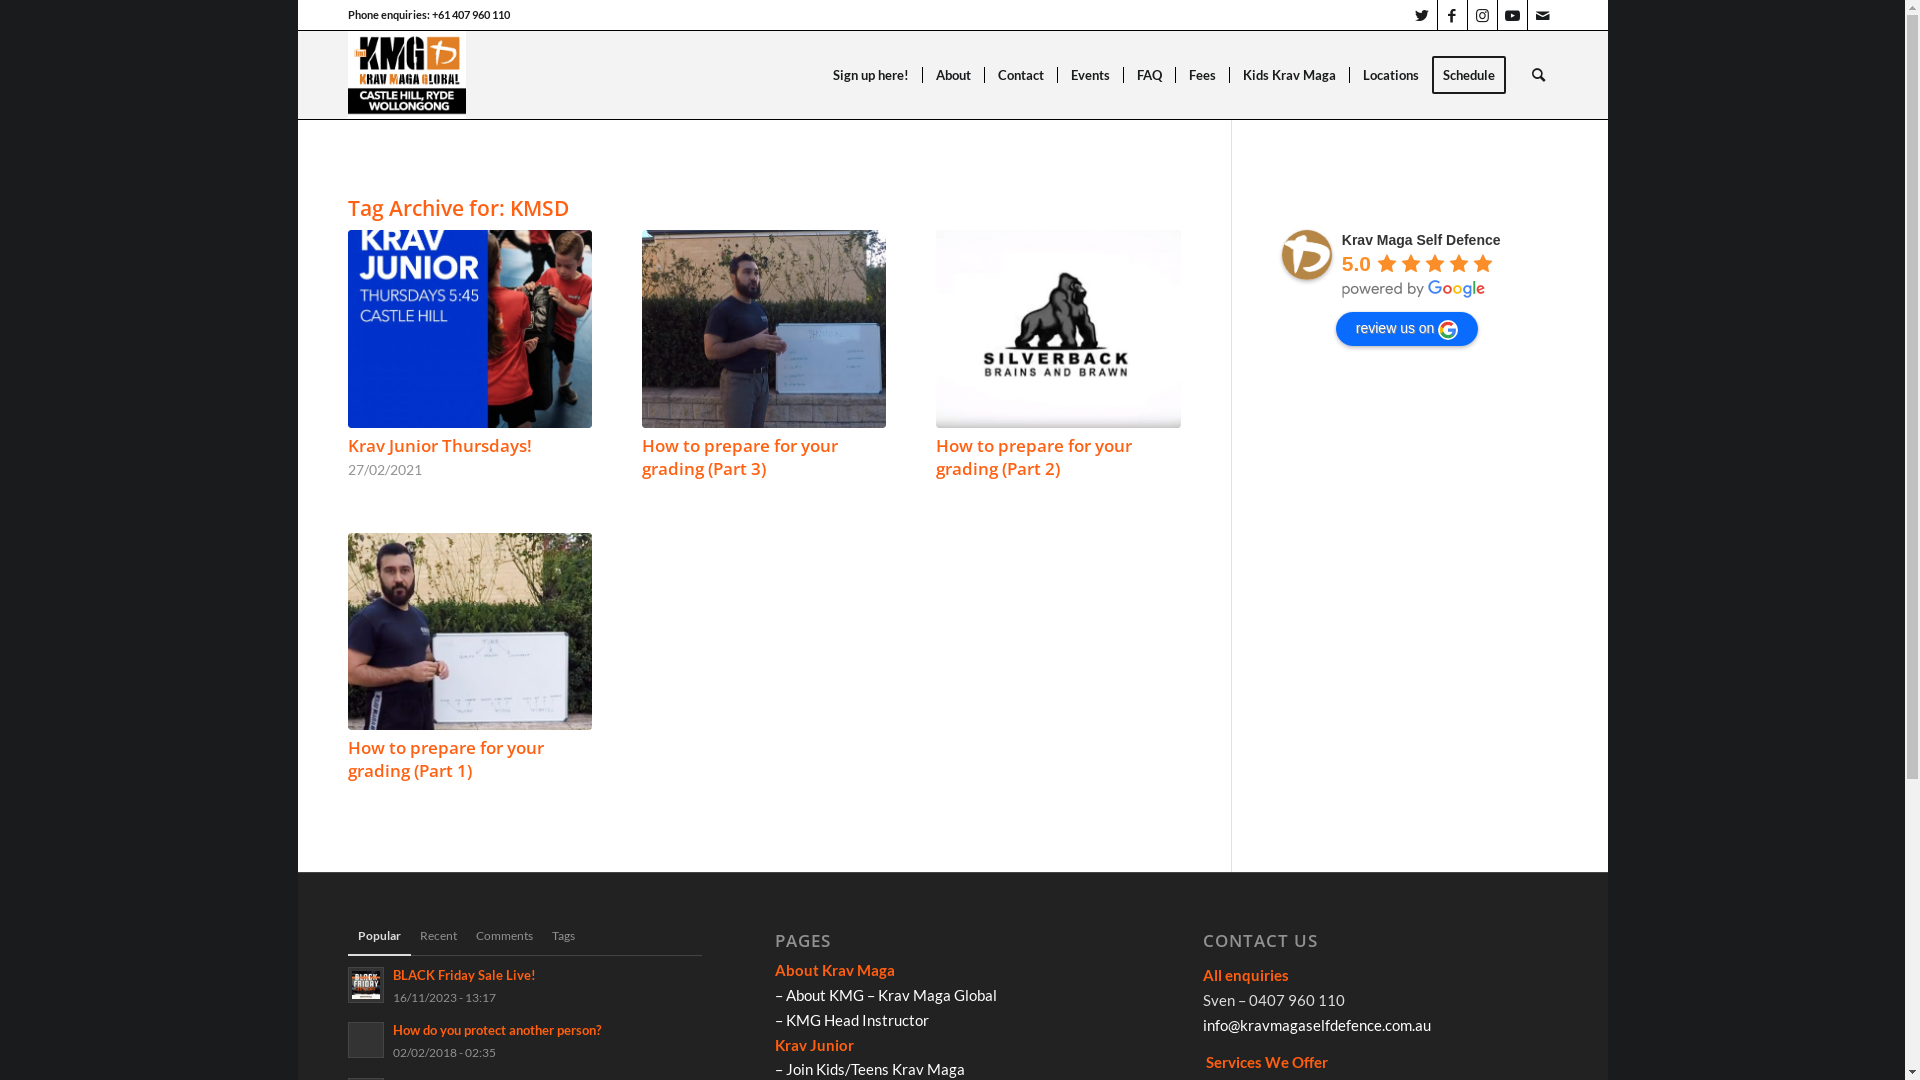 The image size is (1920, 1080). Describe the element at coordinates (1475, 73) in the screenshot. I see `'Schedule'` at that location.